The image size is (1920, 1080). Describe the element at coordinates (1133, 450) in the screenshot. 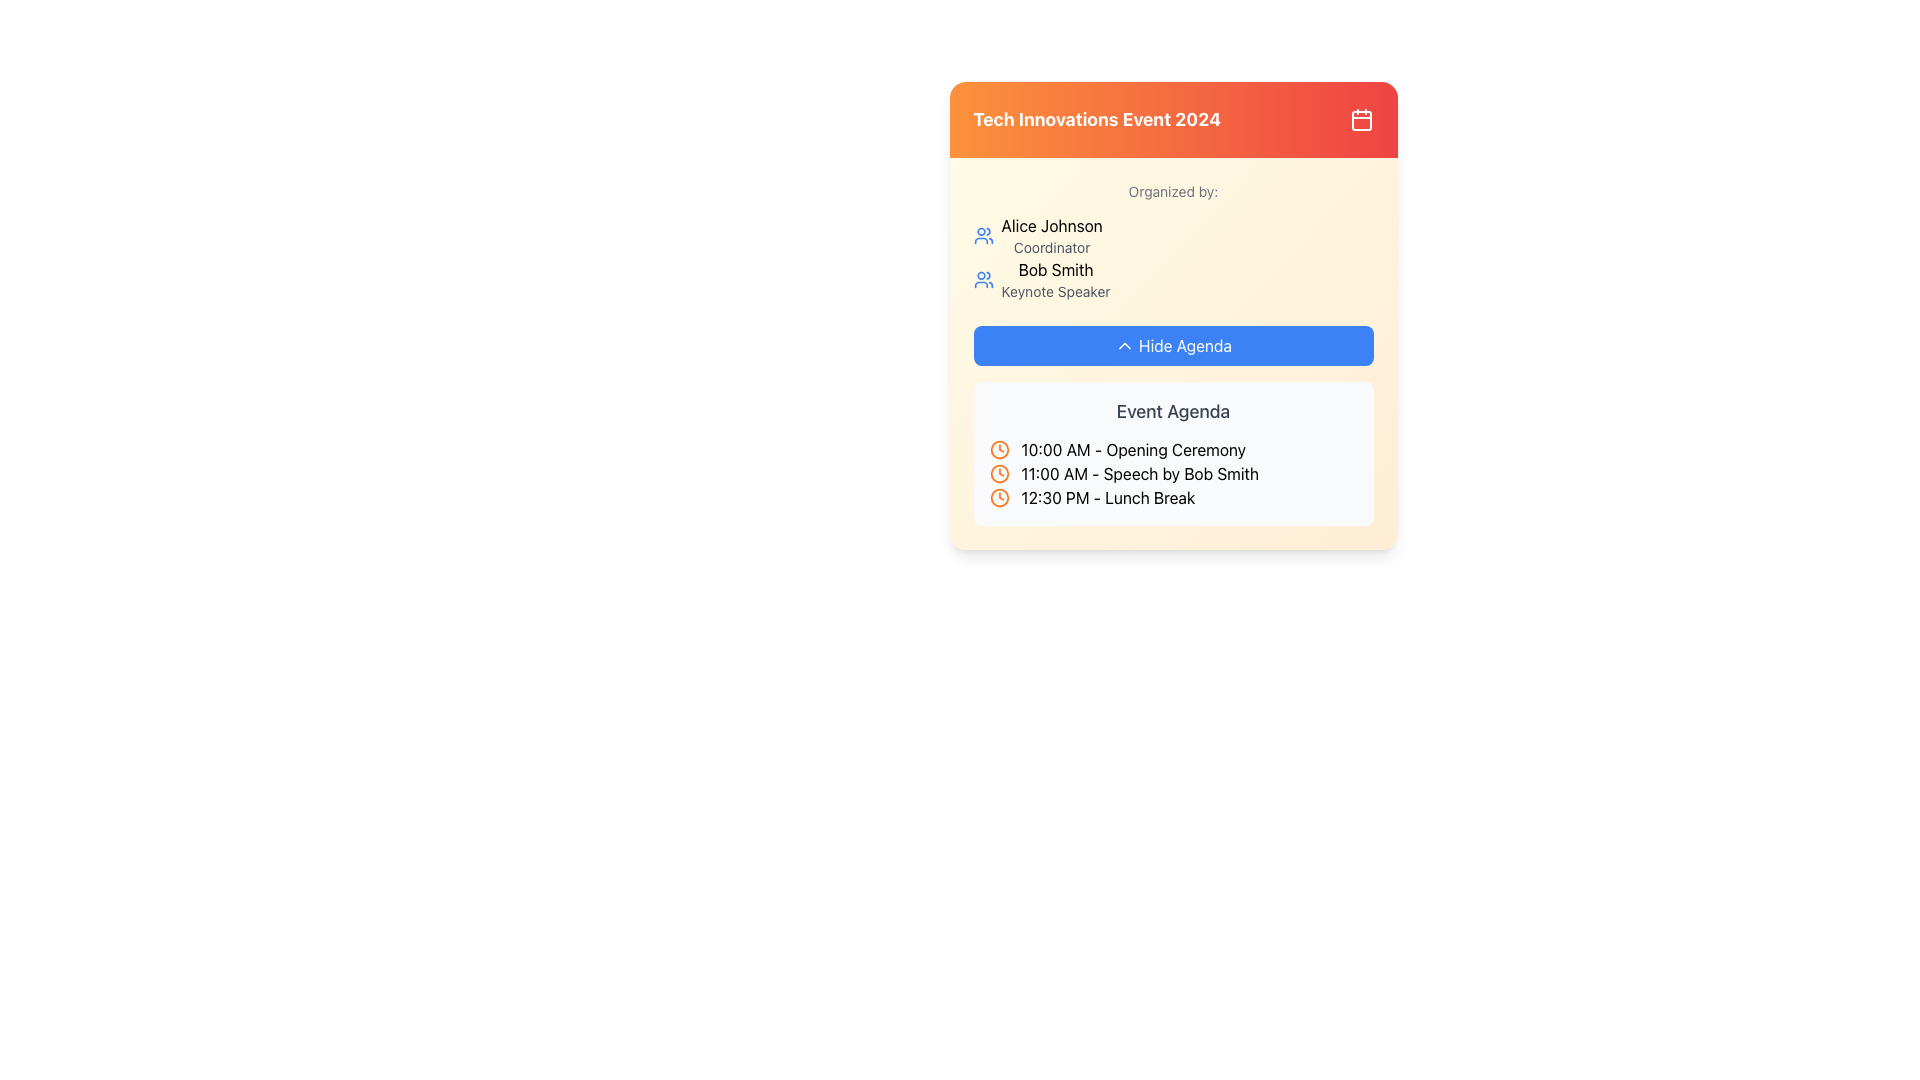

I see `the scheduled time and title text label of the opening ceremony in the Event Agenda section, which is the first item in the list and located to the right of a small orange clock icon` at that location.